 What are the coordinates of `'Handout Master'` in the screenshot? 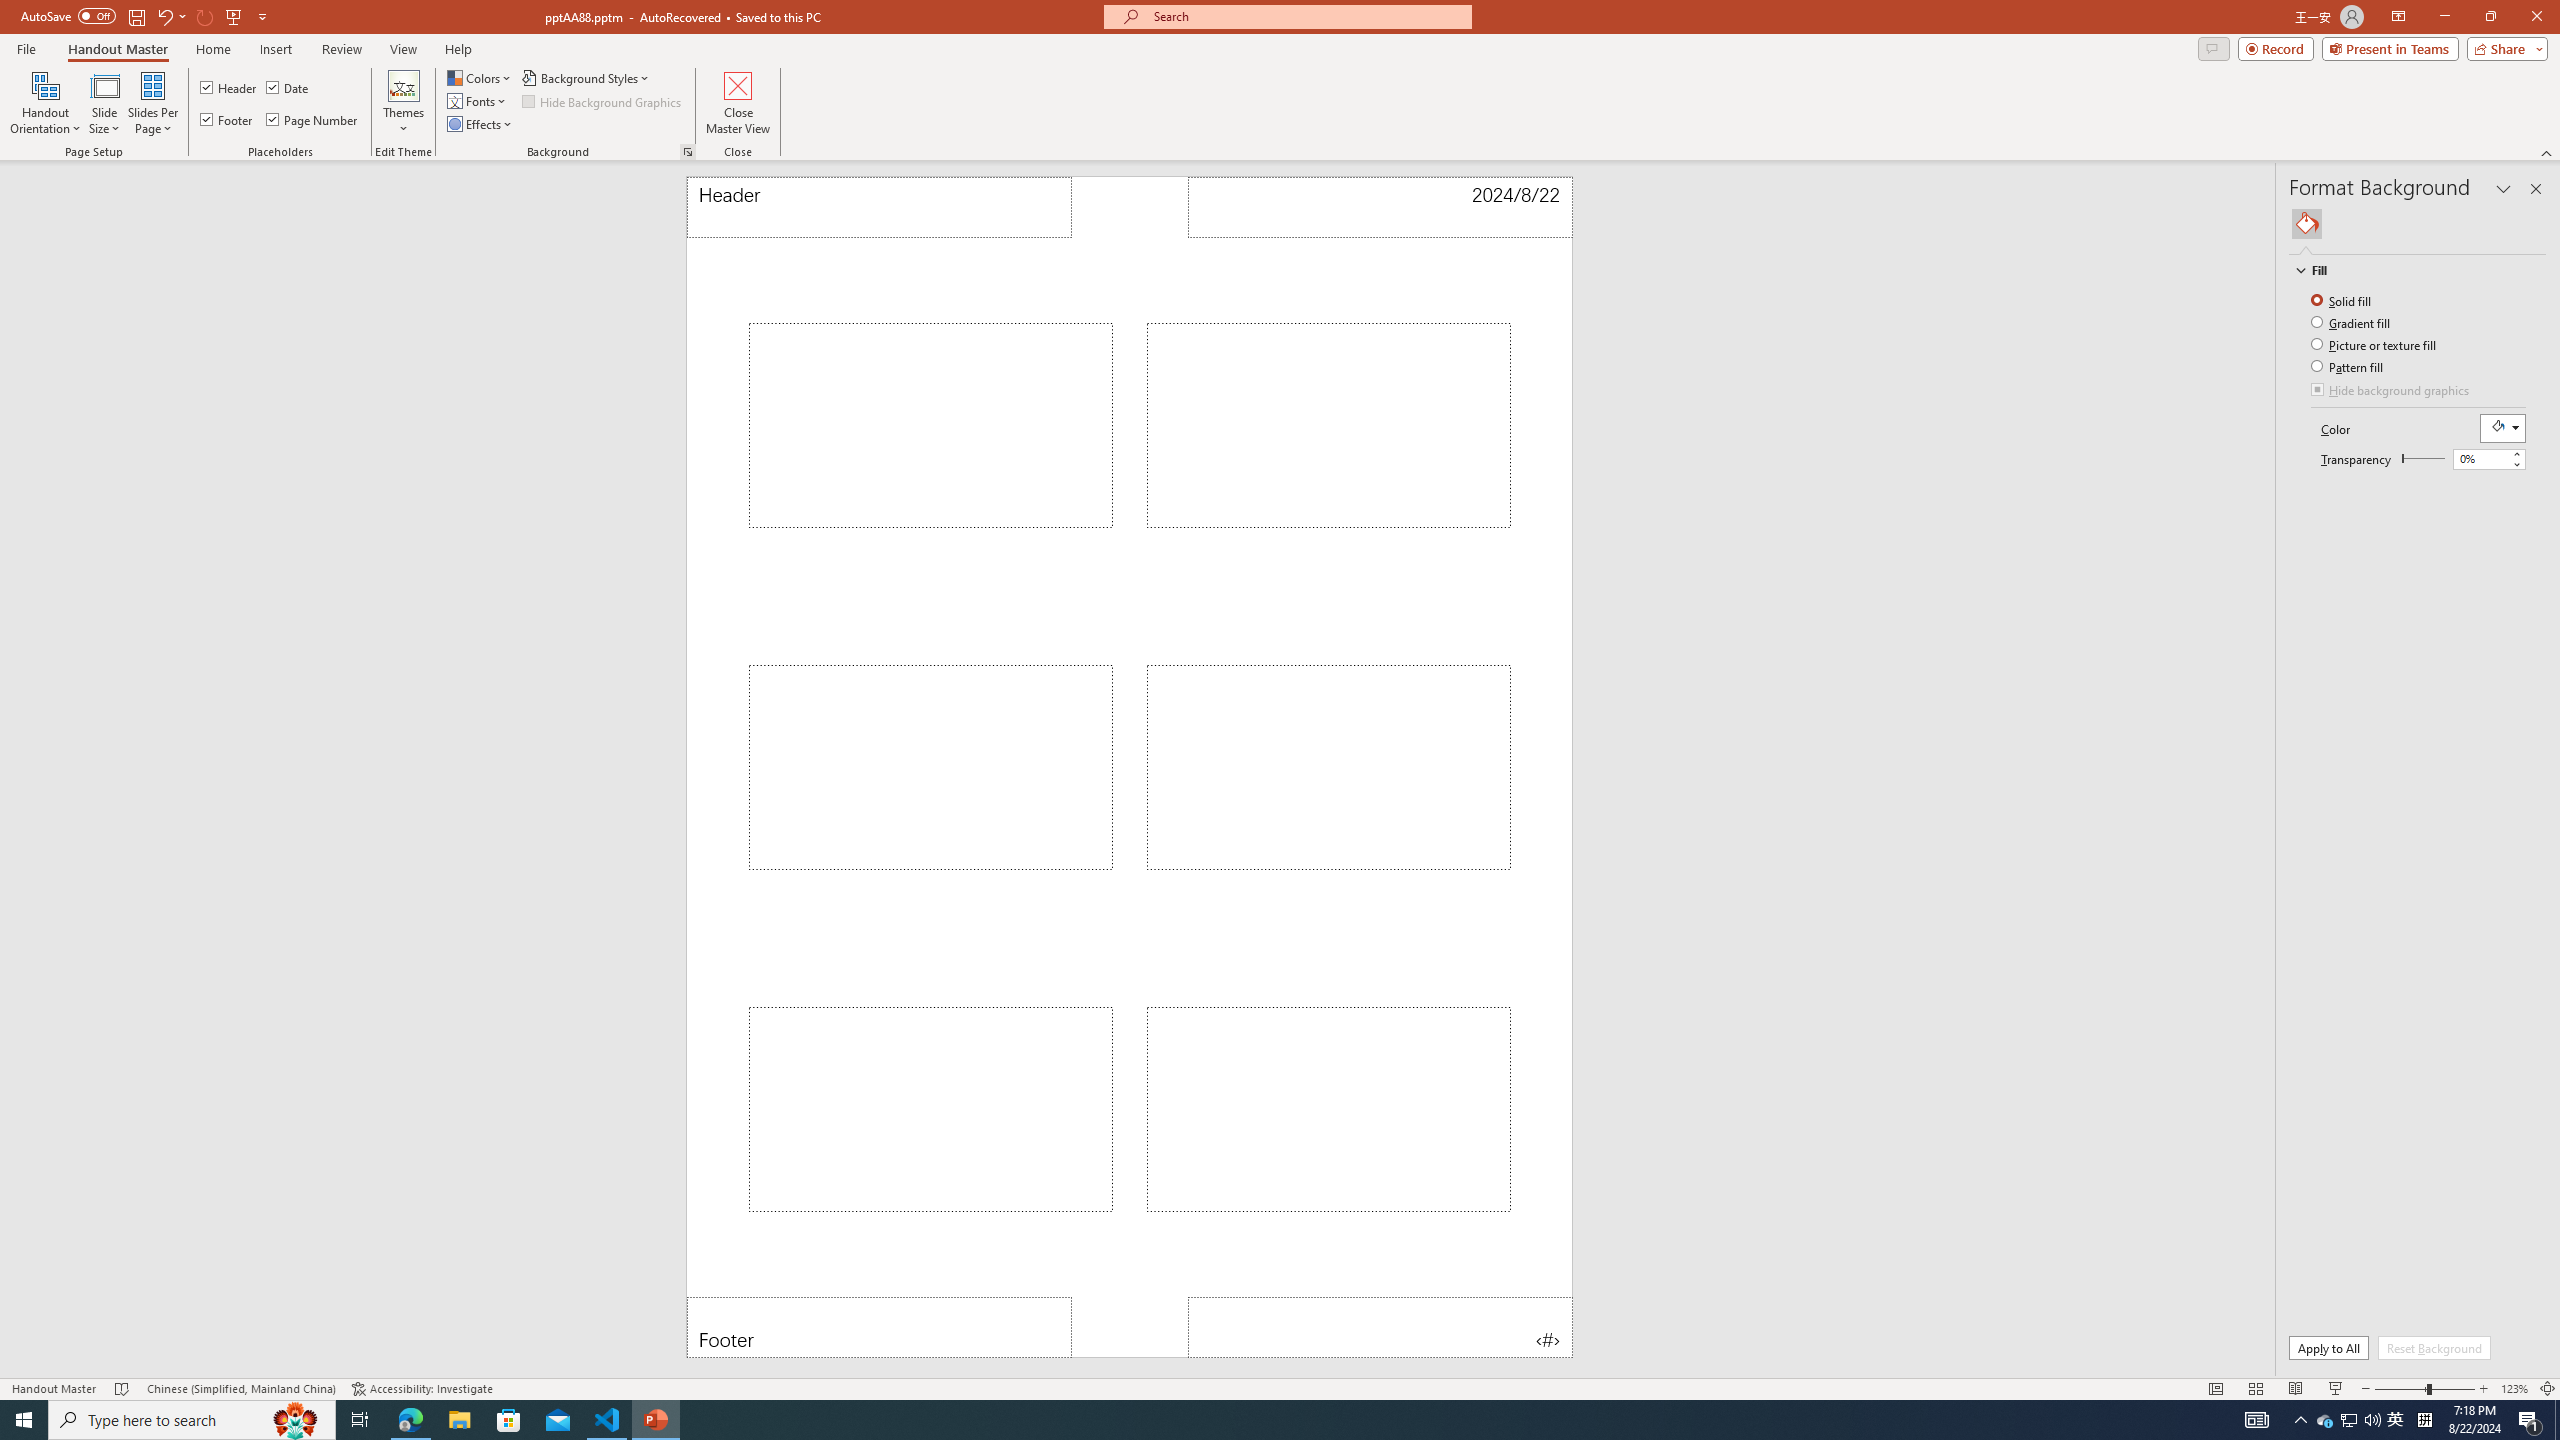 It's located at (117, 49).